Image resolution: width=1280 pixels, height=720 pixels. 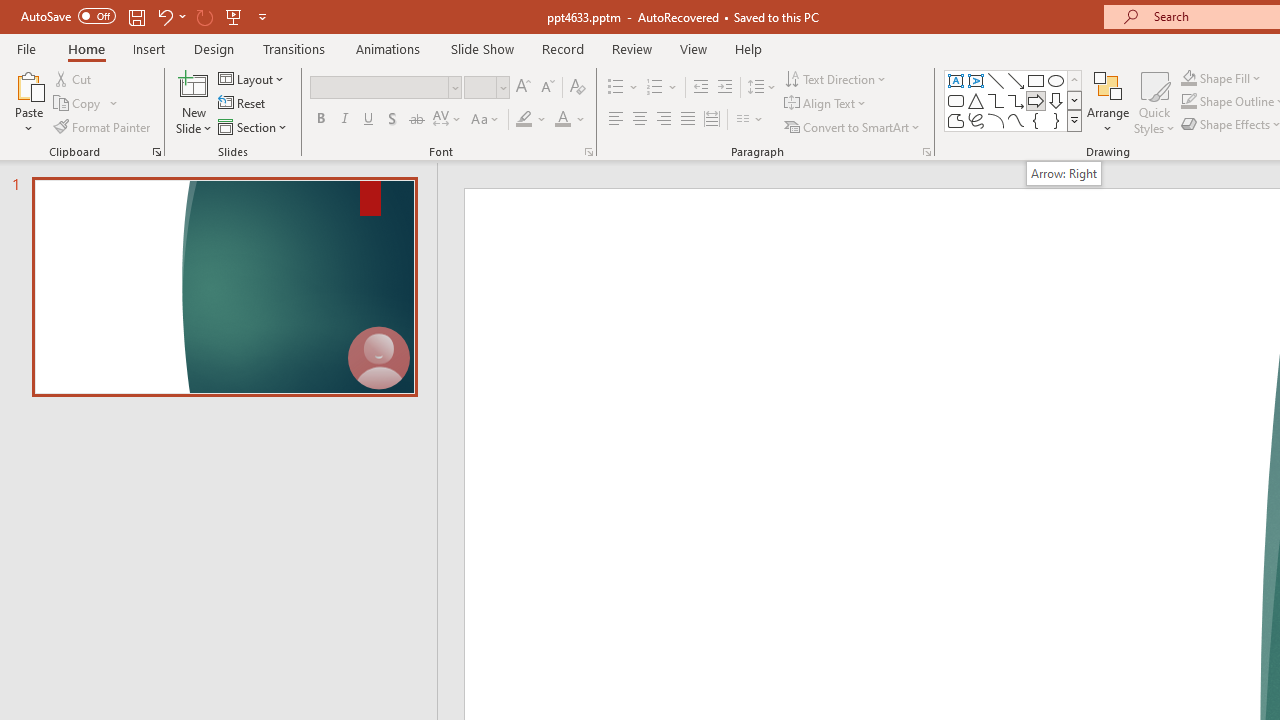 I want to click on 'Connector: Elbow Arrow', so click(x=1016, y=100).